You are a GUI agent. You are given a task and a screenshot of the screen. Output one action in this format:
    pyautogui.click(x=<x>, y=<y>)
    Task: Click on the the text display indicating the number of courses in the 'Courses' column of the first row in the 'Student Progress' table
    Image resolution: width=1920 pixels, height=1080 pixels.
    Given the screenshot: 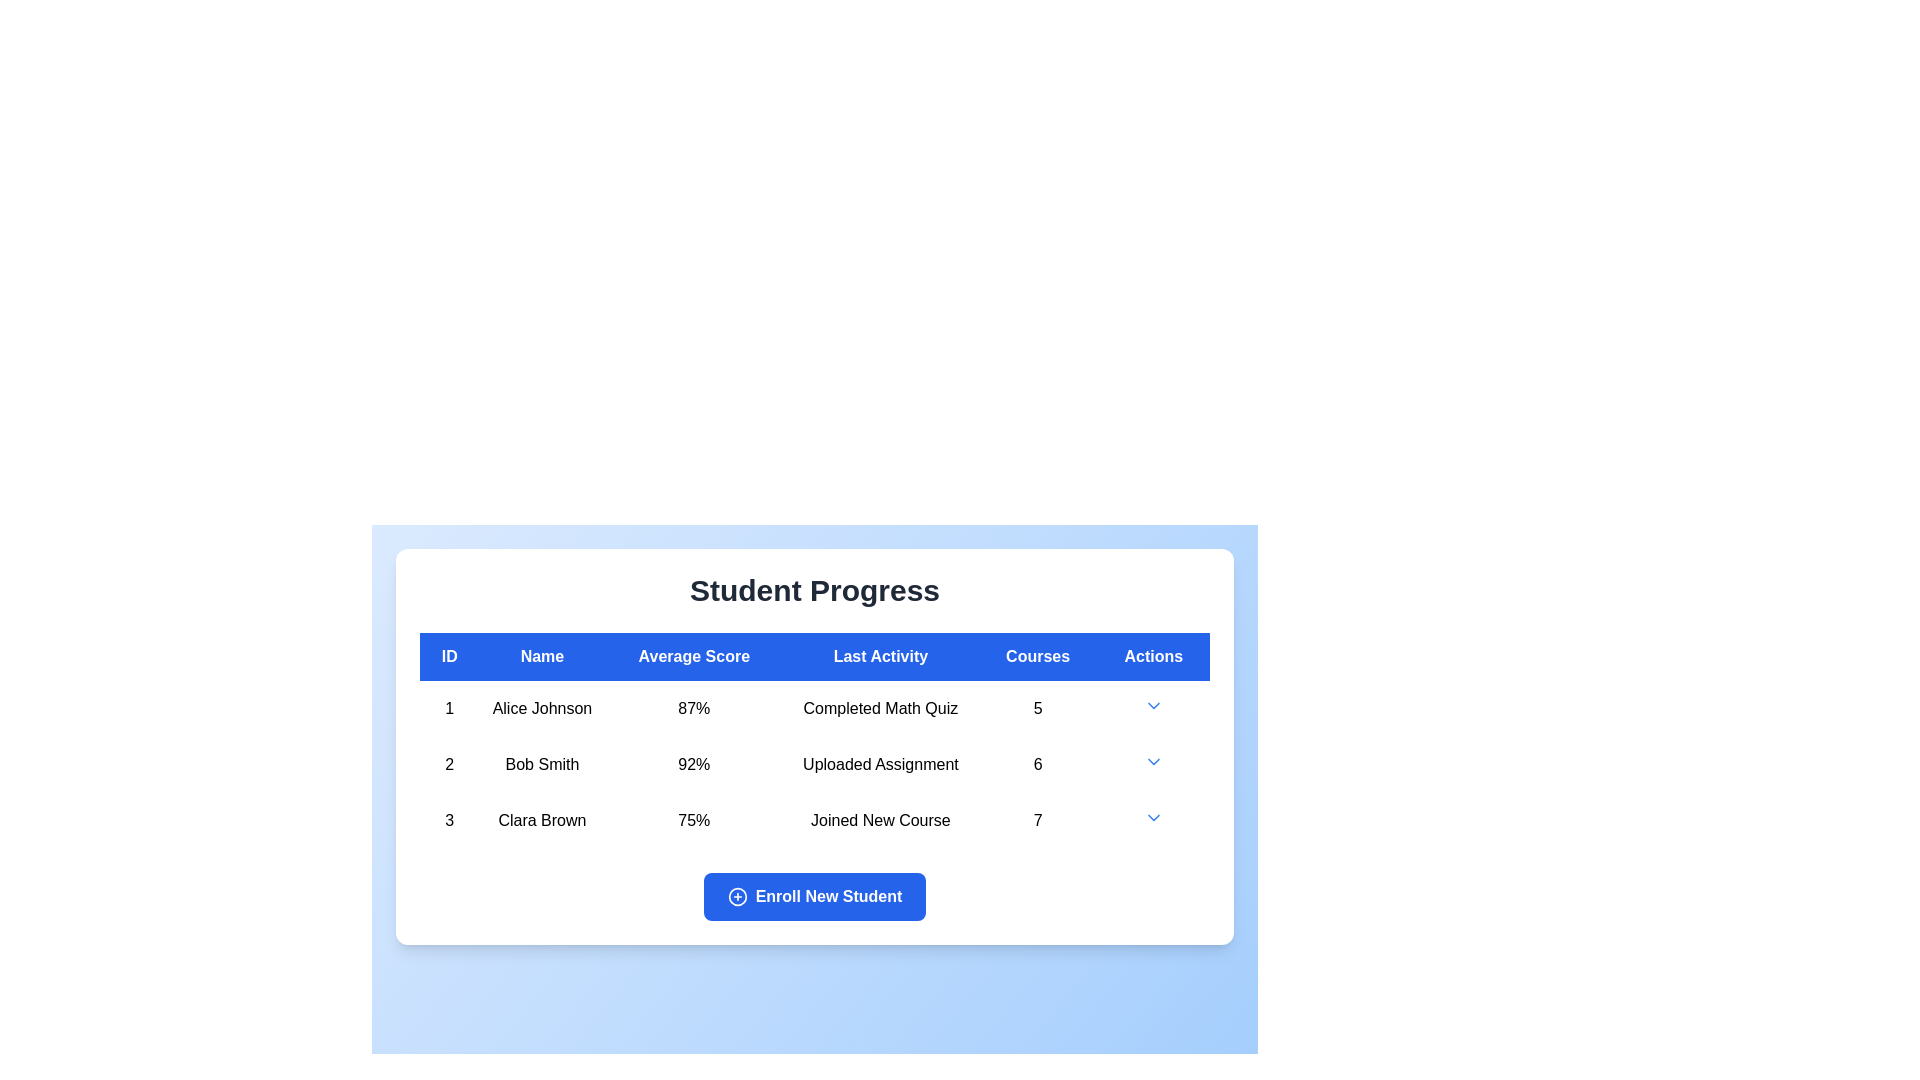 What is the action you would take?
    pyautogui.click(x=1038, y=708)
    